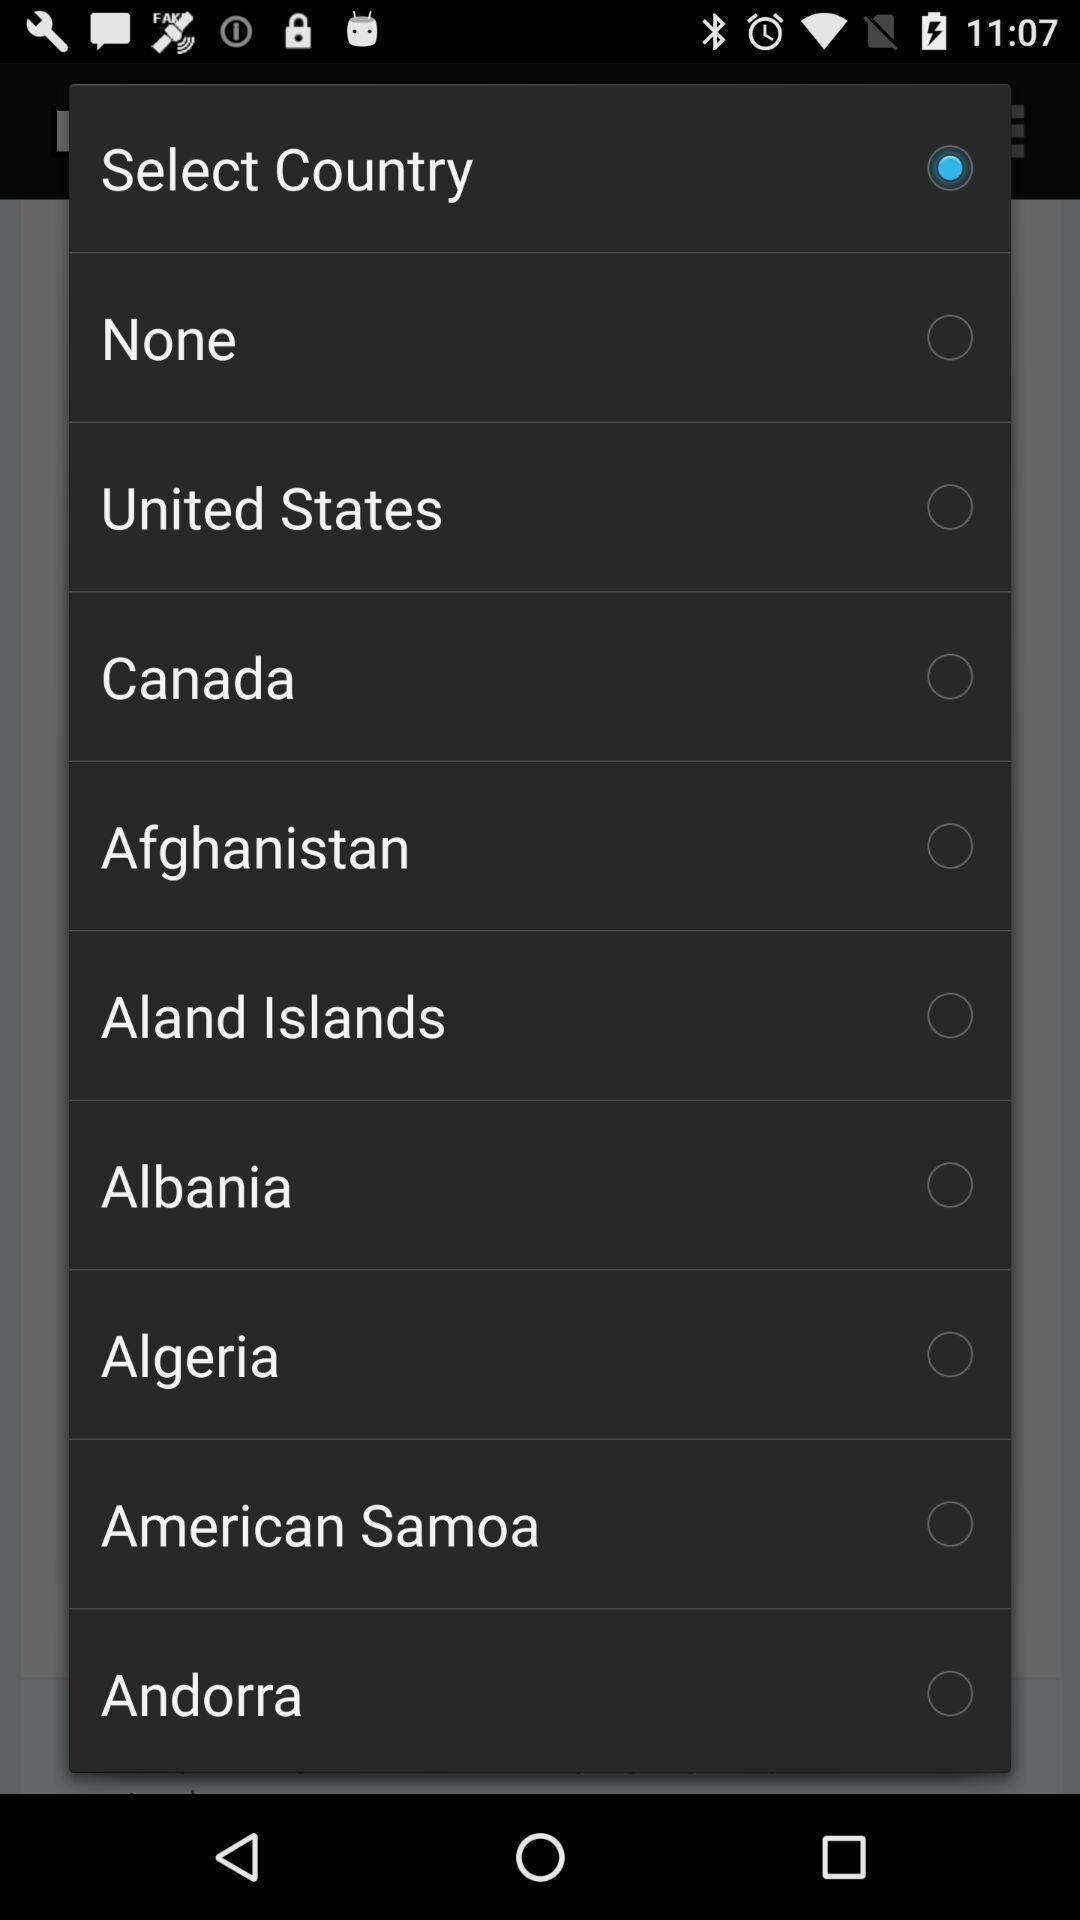  Describe the element at coordinates (540, 1690) in the screenshot. I see `andorra` at that location.